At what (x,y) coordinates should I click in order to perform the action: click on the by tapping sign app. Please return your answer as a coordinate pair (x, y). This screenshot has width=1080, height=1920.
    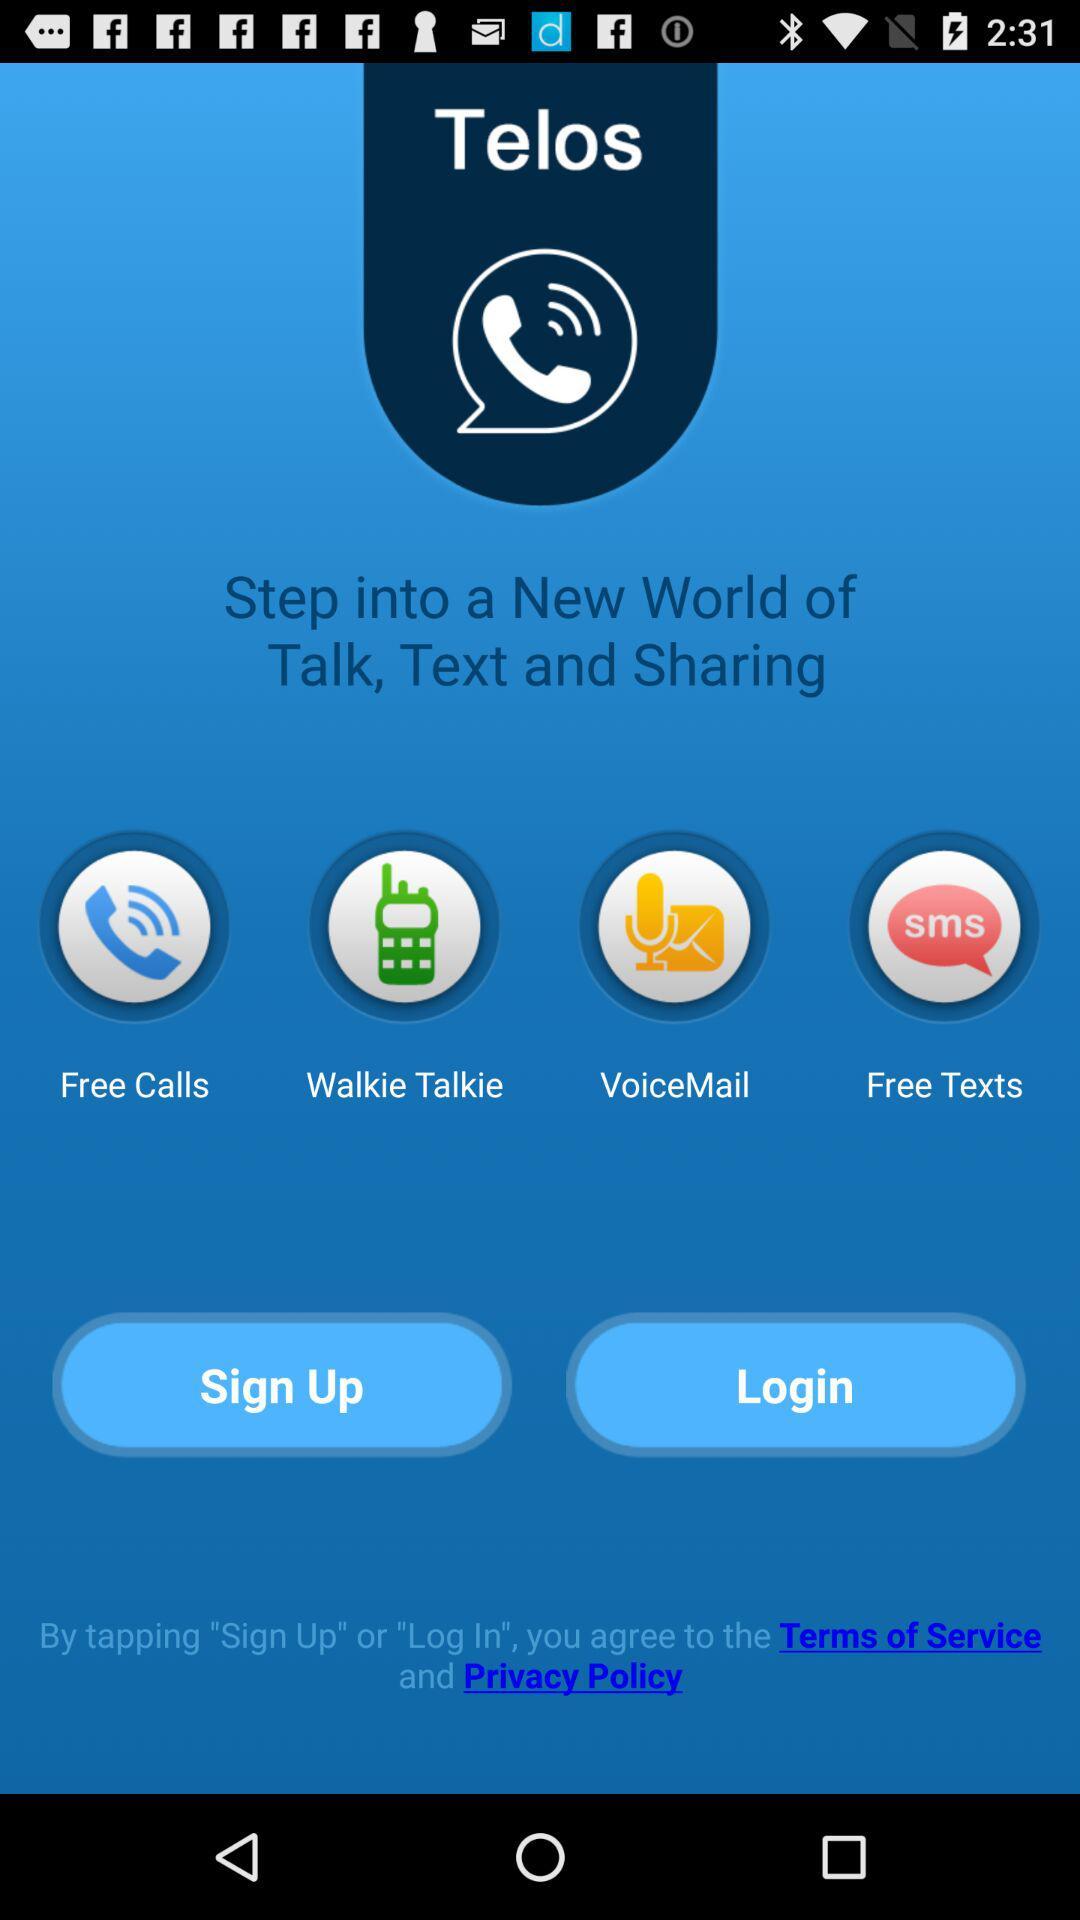
    Looking at the image, I should click on (540, 1654).